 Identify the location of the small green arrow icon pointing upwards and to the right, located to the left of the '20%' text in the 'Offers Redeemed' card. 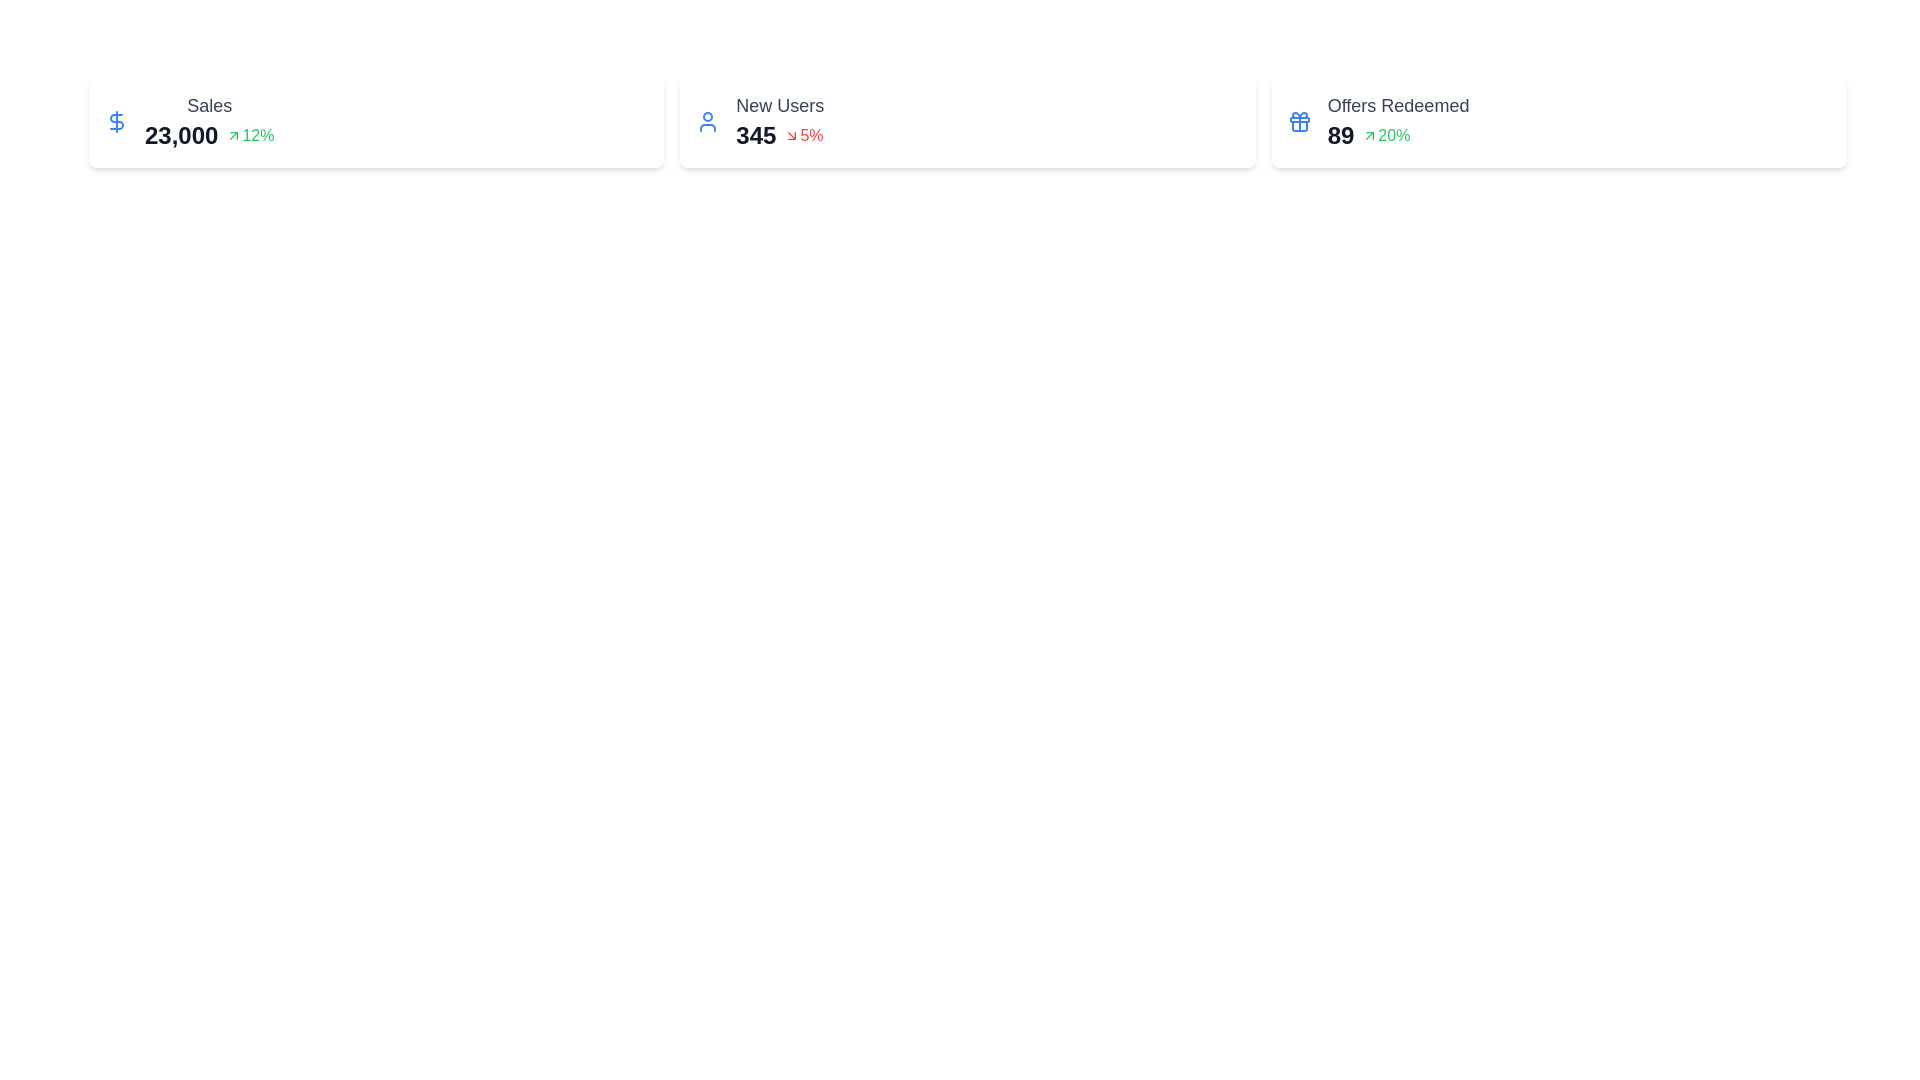
(1369, 135).